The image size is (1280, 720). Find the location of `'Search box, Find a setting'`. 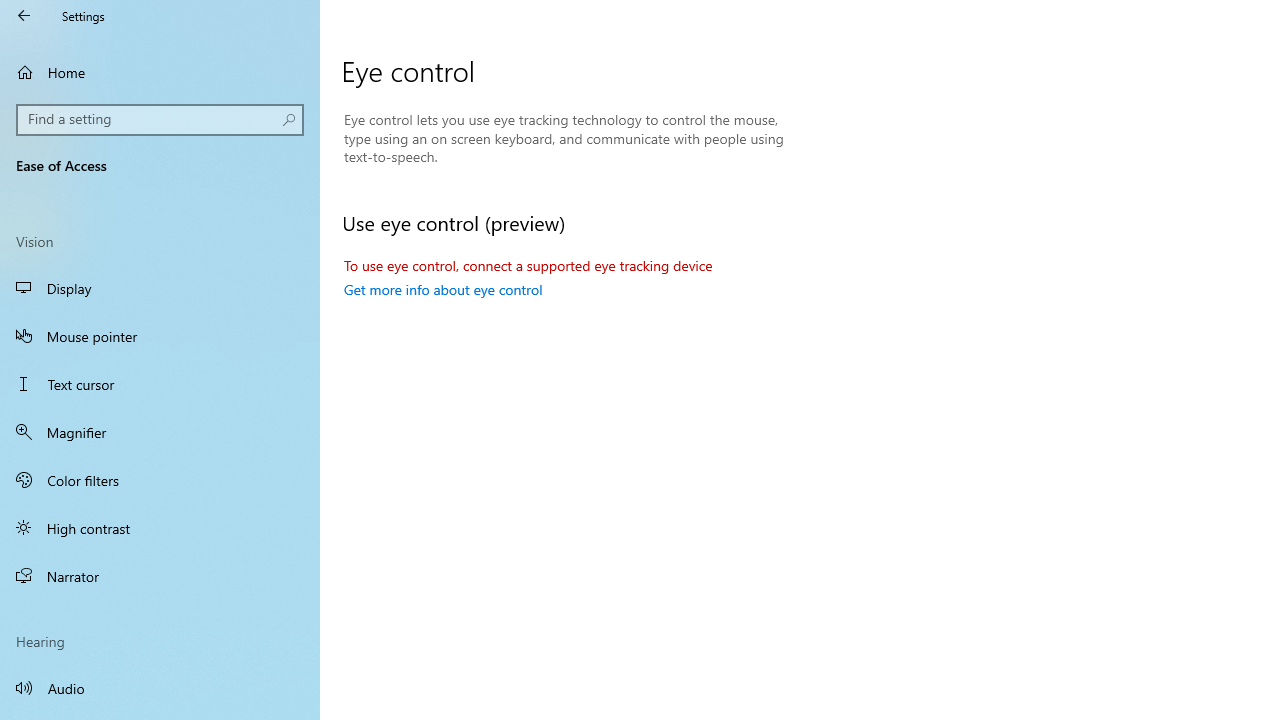

'Search box, Find a setting' is located at coordinates (160, 119).